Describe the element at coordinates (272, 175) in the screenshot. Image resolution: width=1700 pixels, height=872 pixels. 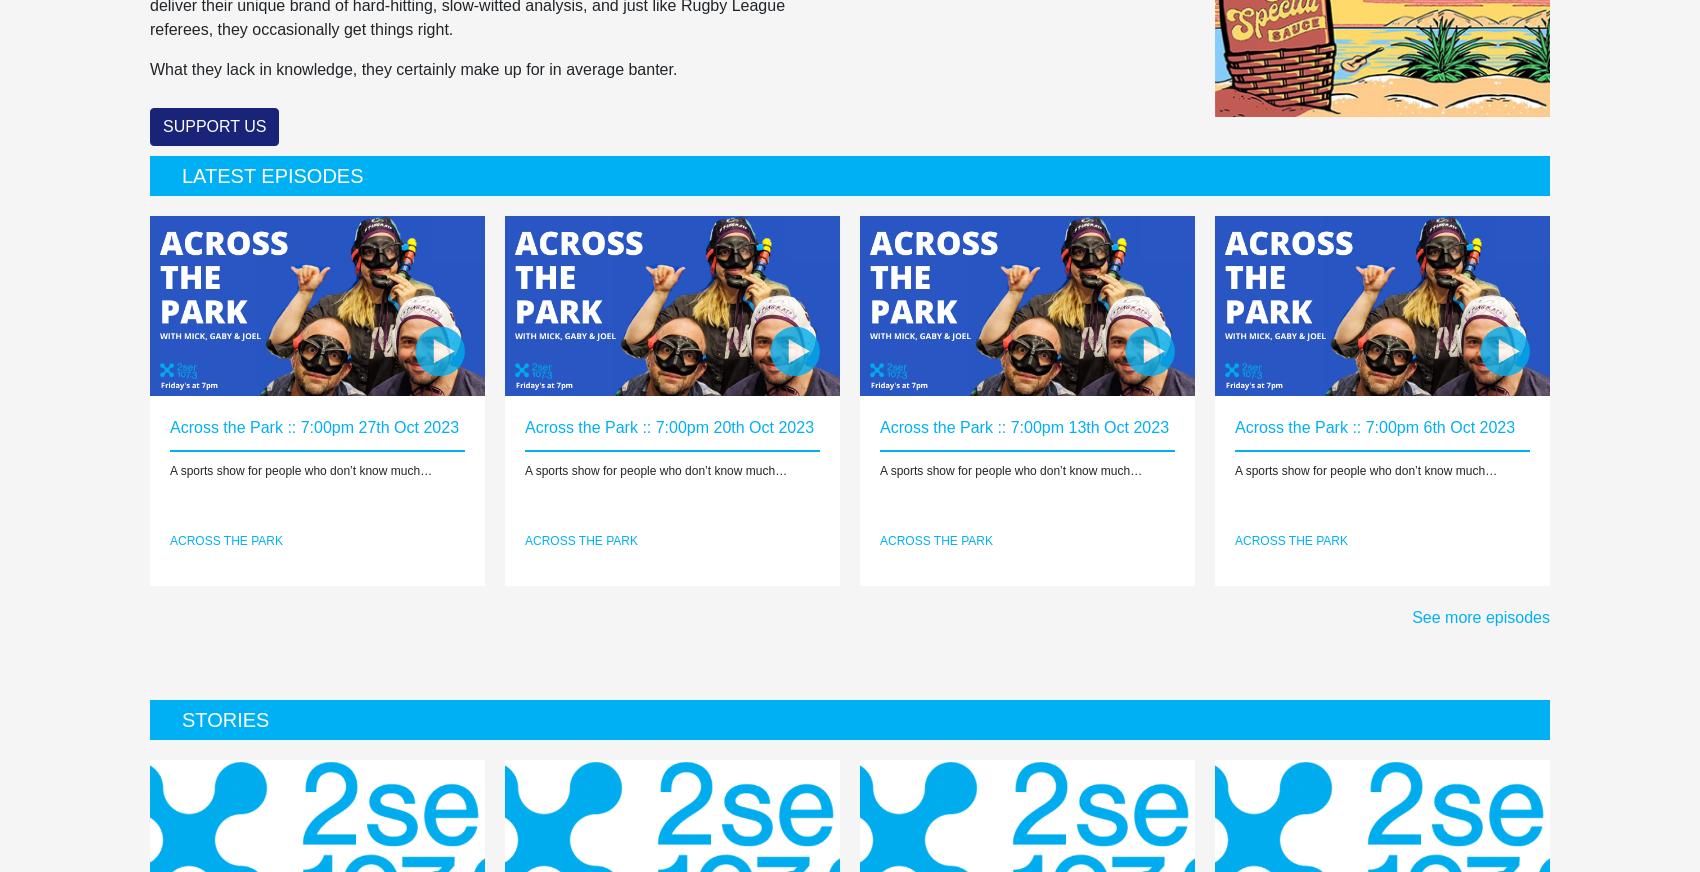
I see `'LATEST EPISODES'` at that location.